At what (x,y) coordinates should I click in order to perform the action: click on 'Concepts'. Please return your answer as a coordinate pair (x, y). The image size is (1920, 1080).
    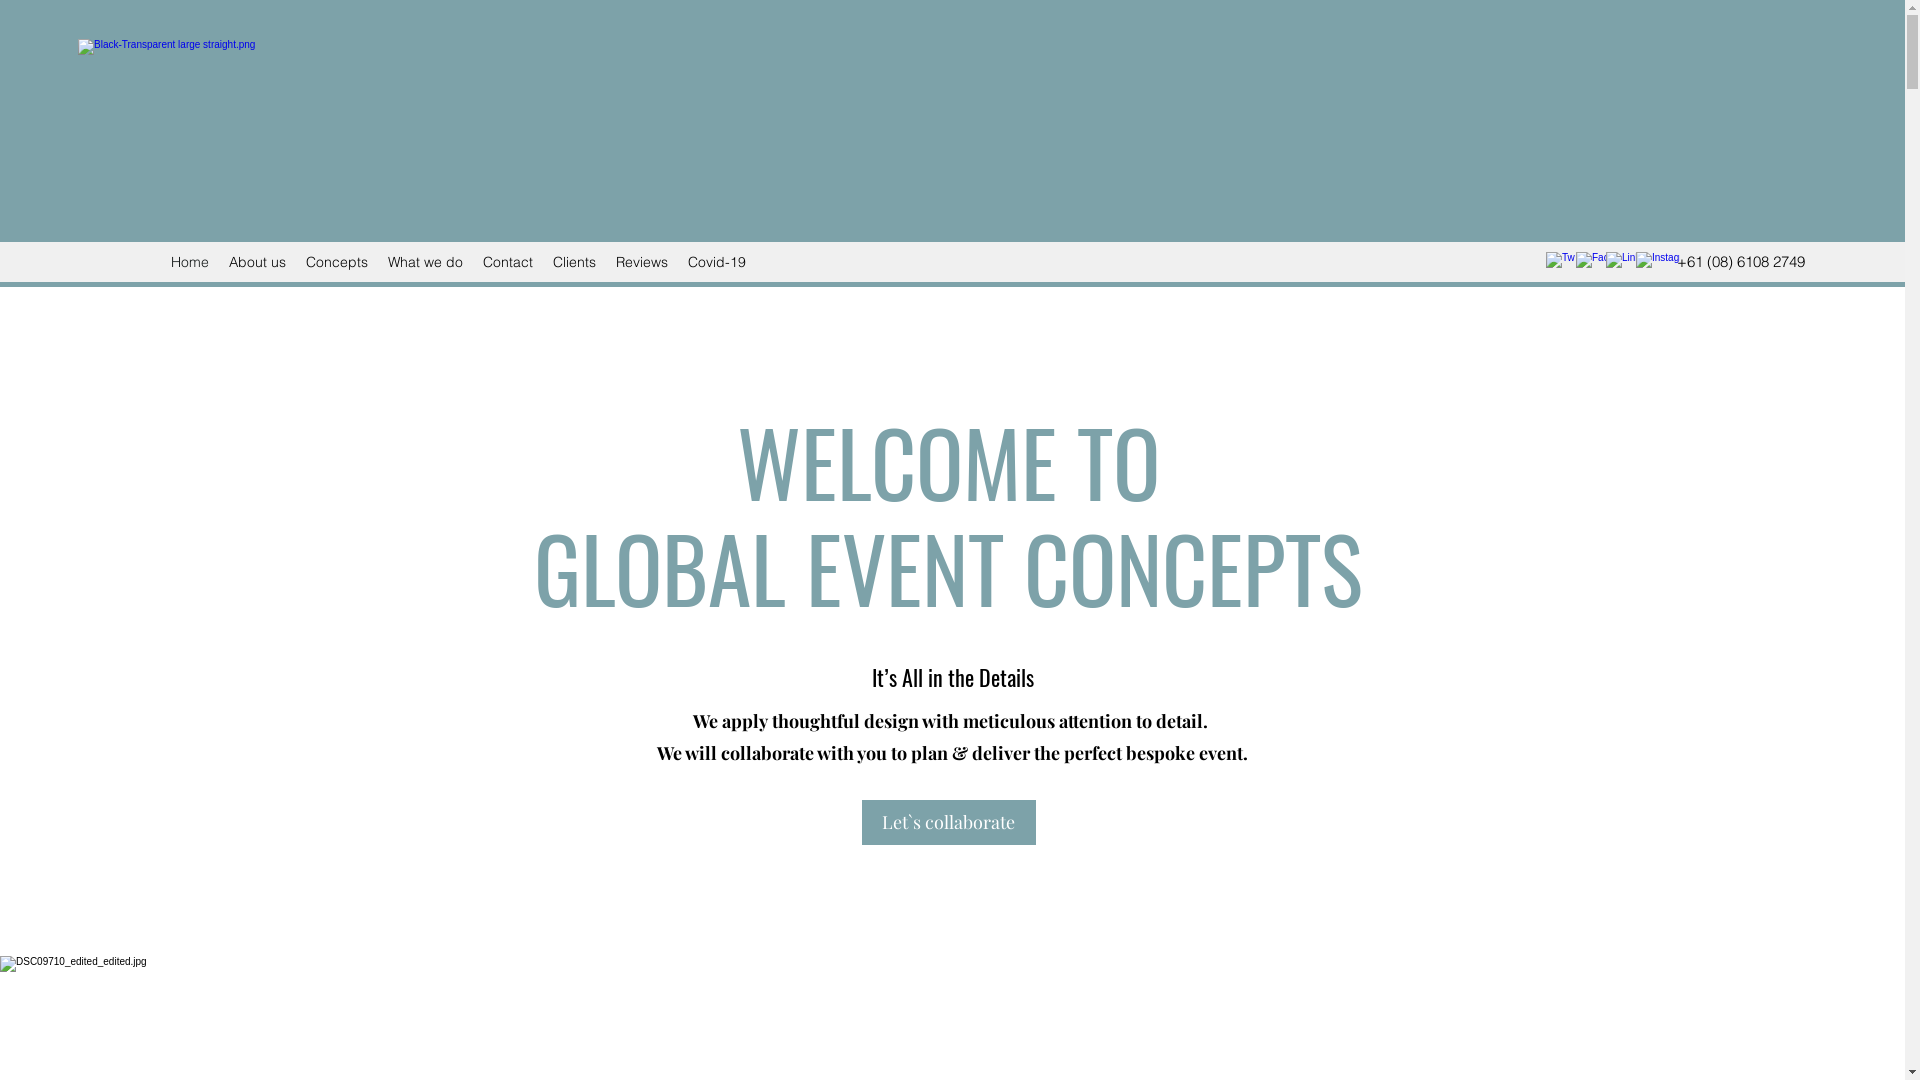
    Looking at the image, I should click on (336, 261).